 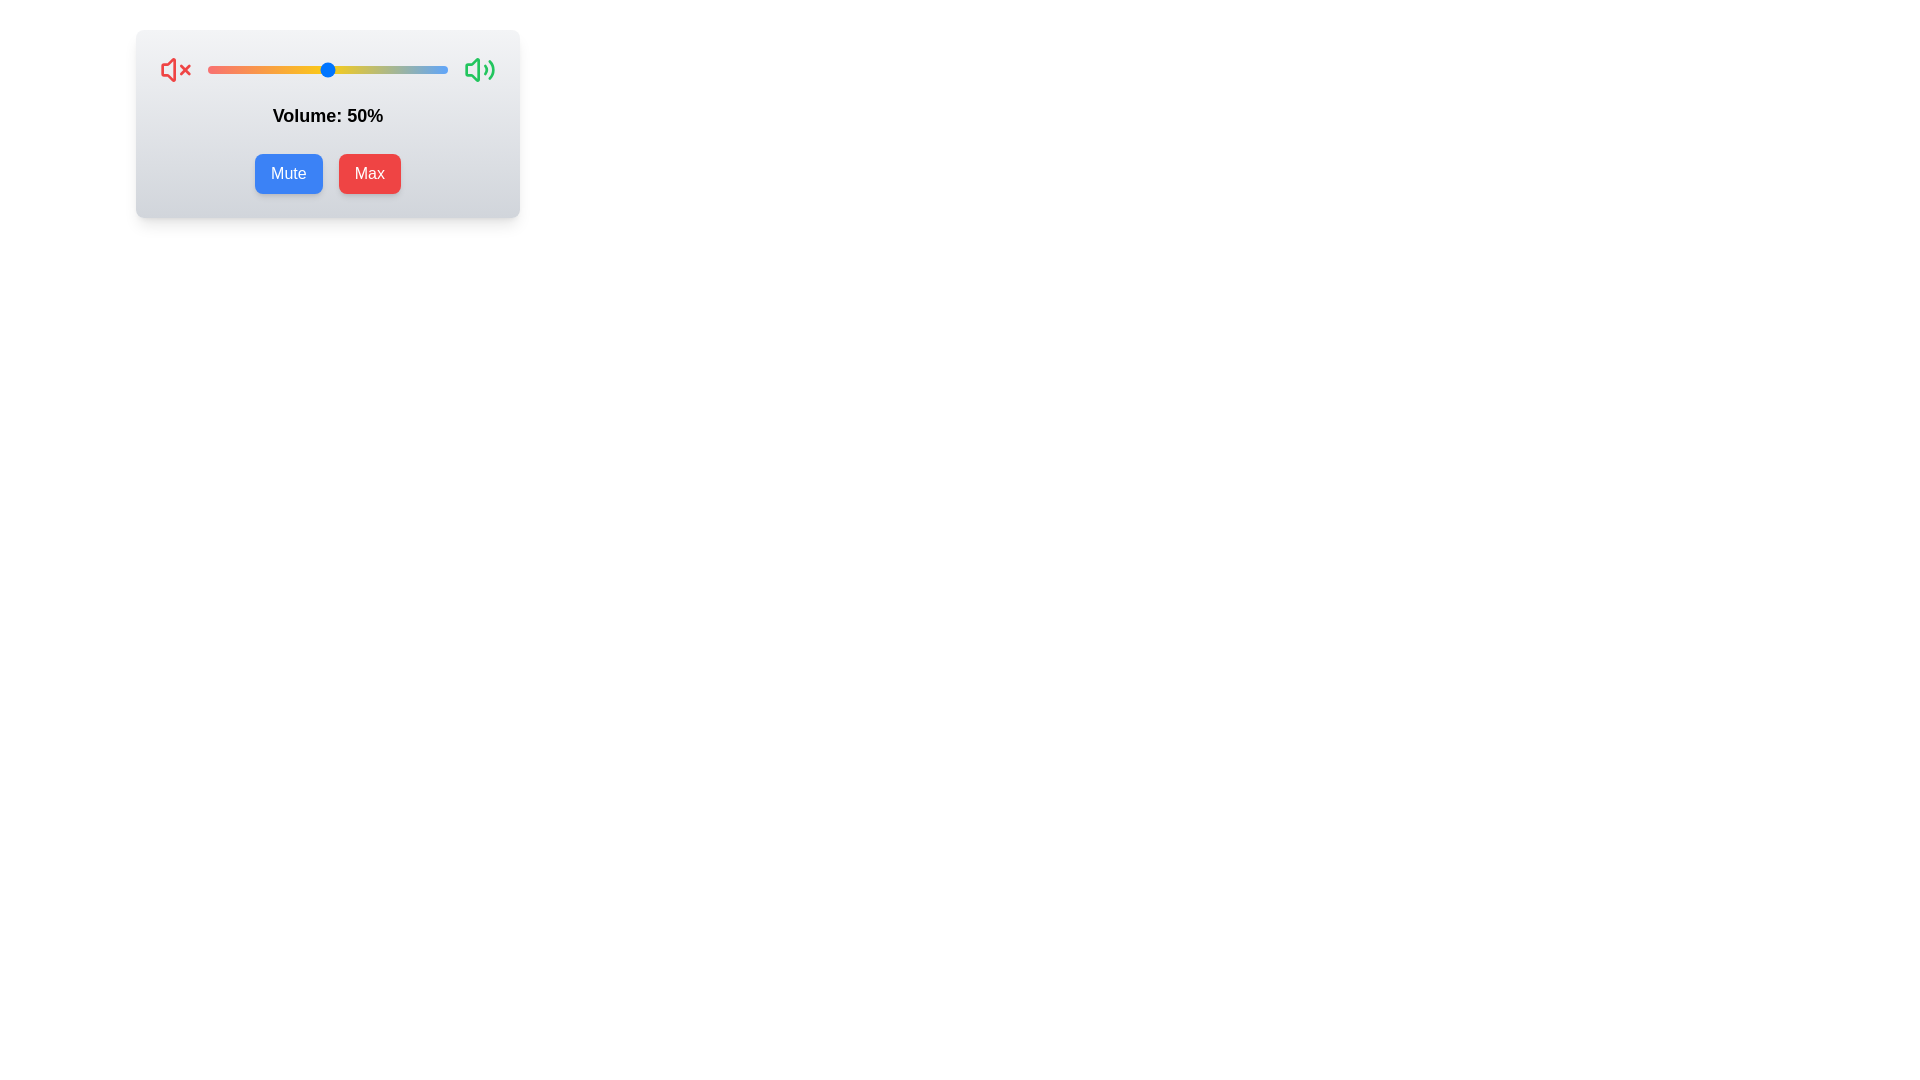 I want to click on the volume slider to 13% level, so click(x=239, y=68).